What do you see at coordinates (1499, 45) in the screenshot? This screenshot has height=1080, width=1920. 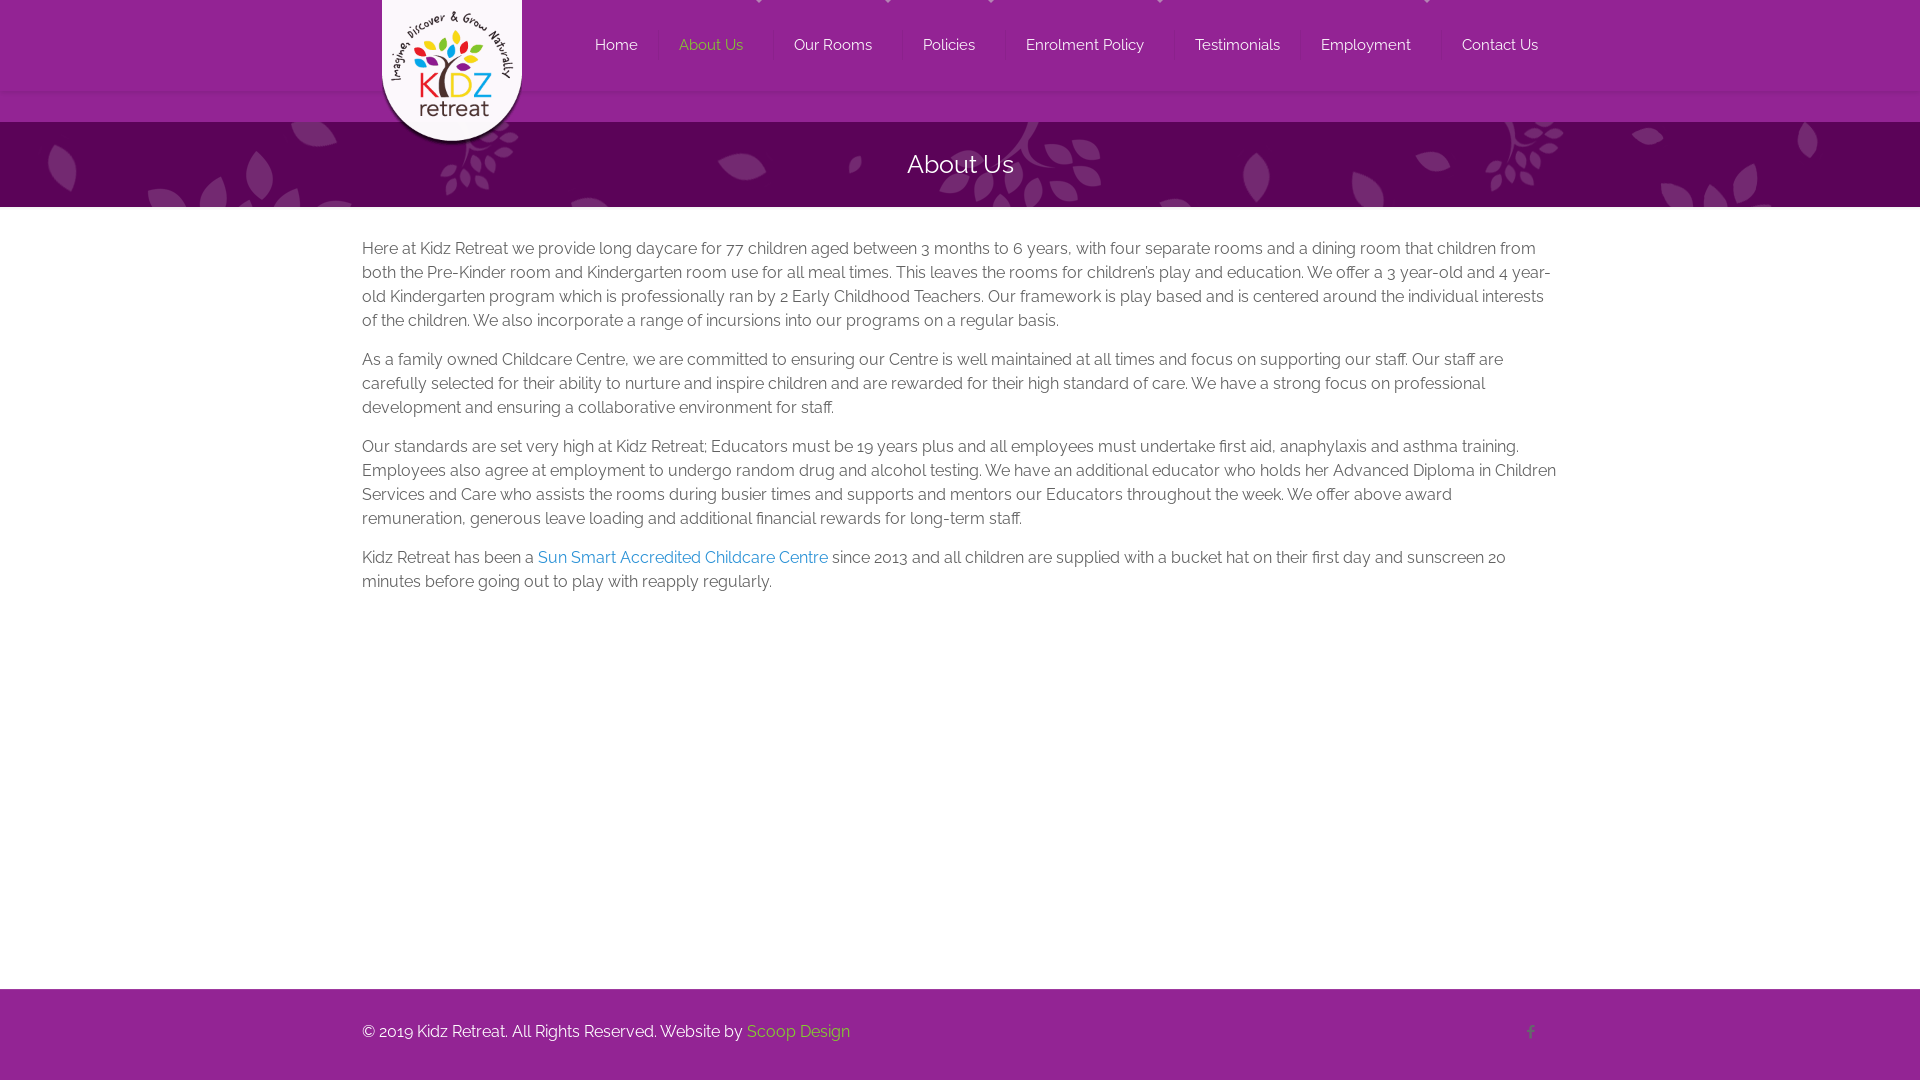 I see `'Contact Us'` at bounding box center [1499, 45].